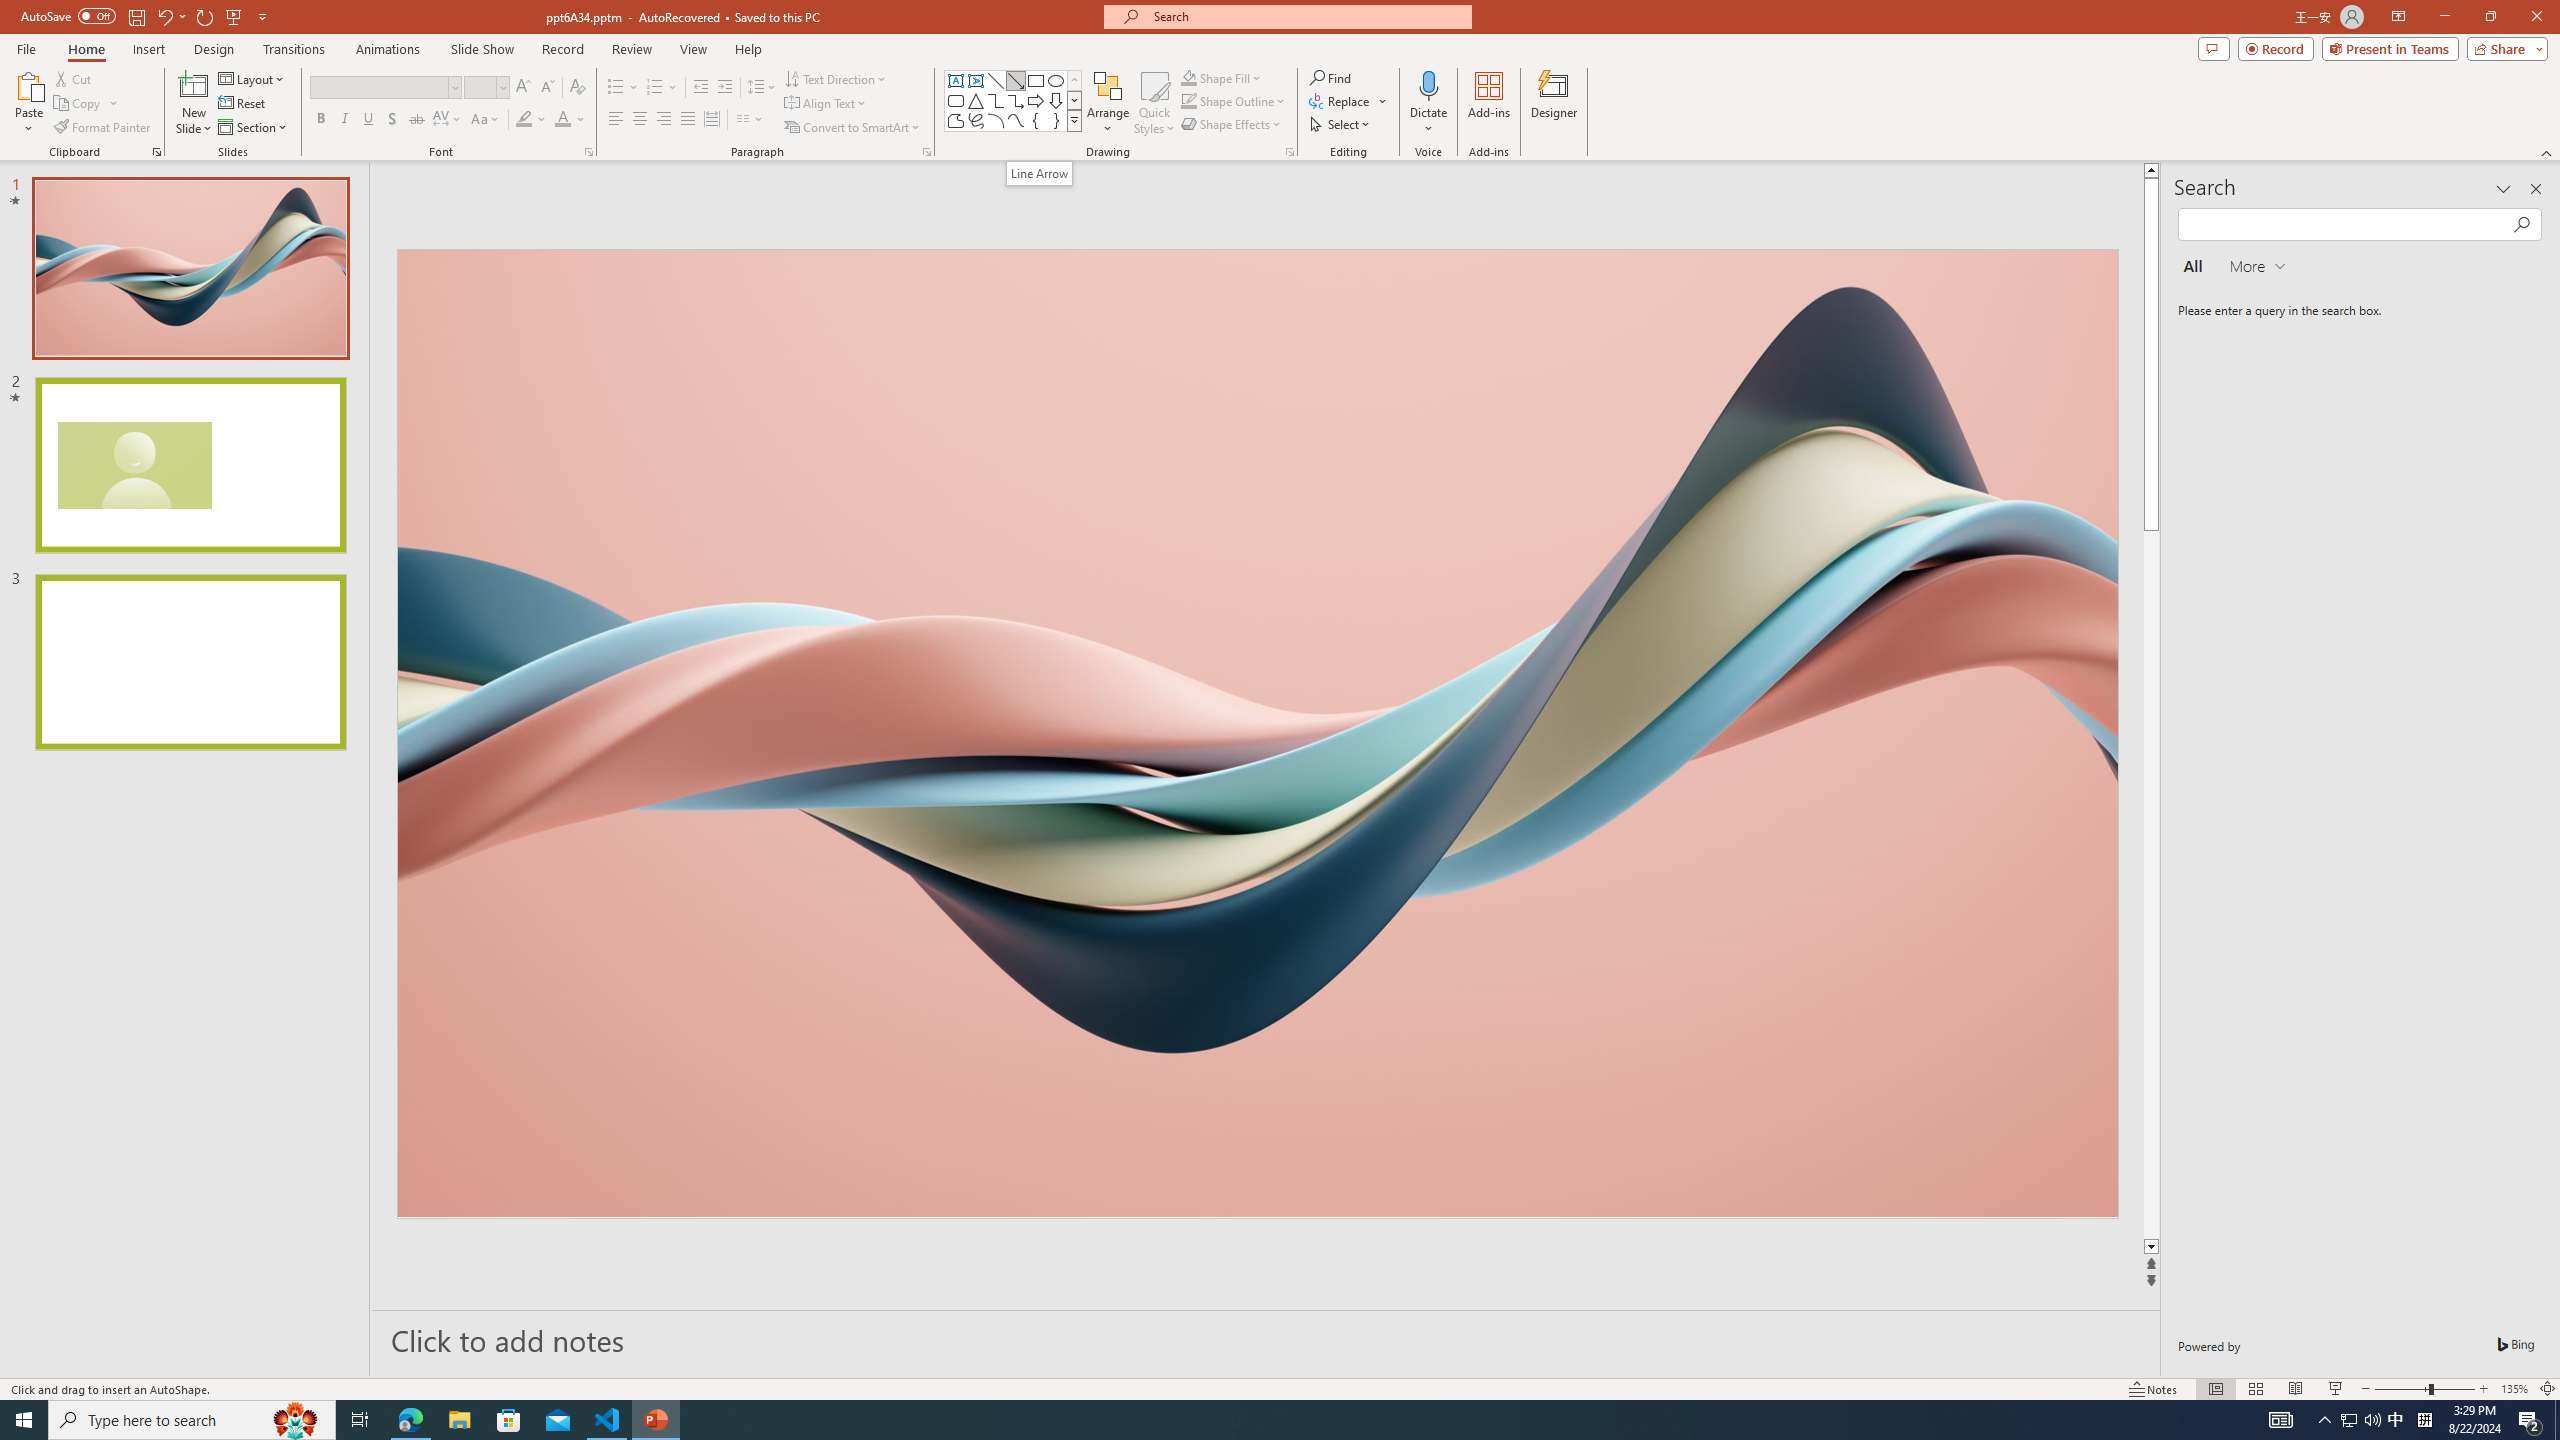 The image size is (2560, 1440). Describe the element at coordinates (1231, 122) in the screenshot. I see `'Shape Effects'` at that location.